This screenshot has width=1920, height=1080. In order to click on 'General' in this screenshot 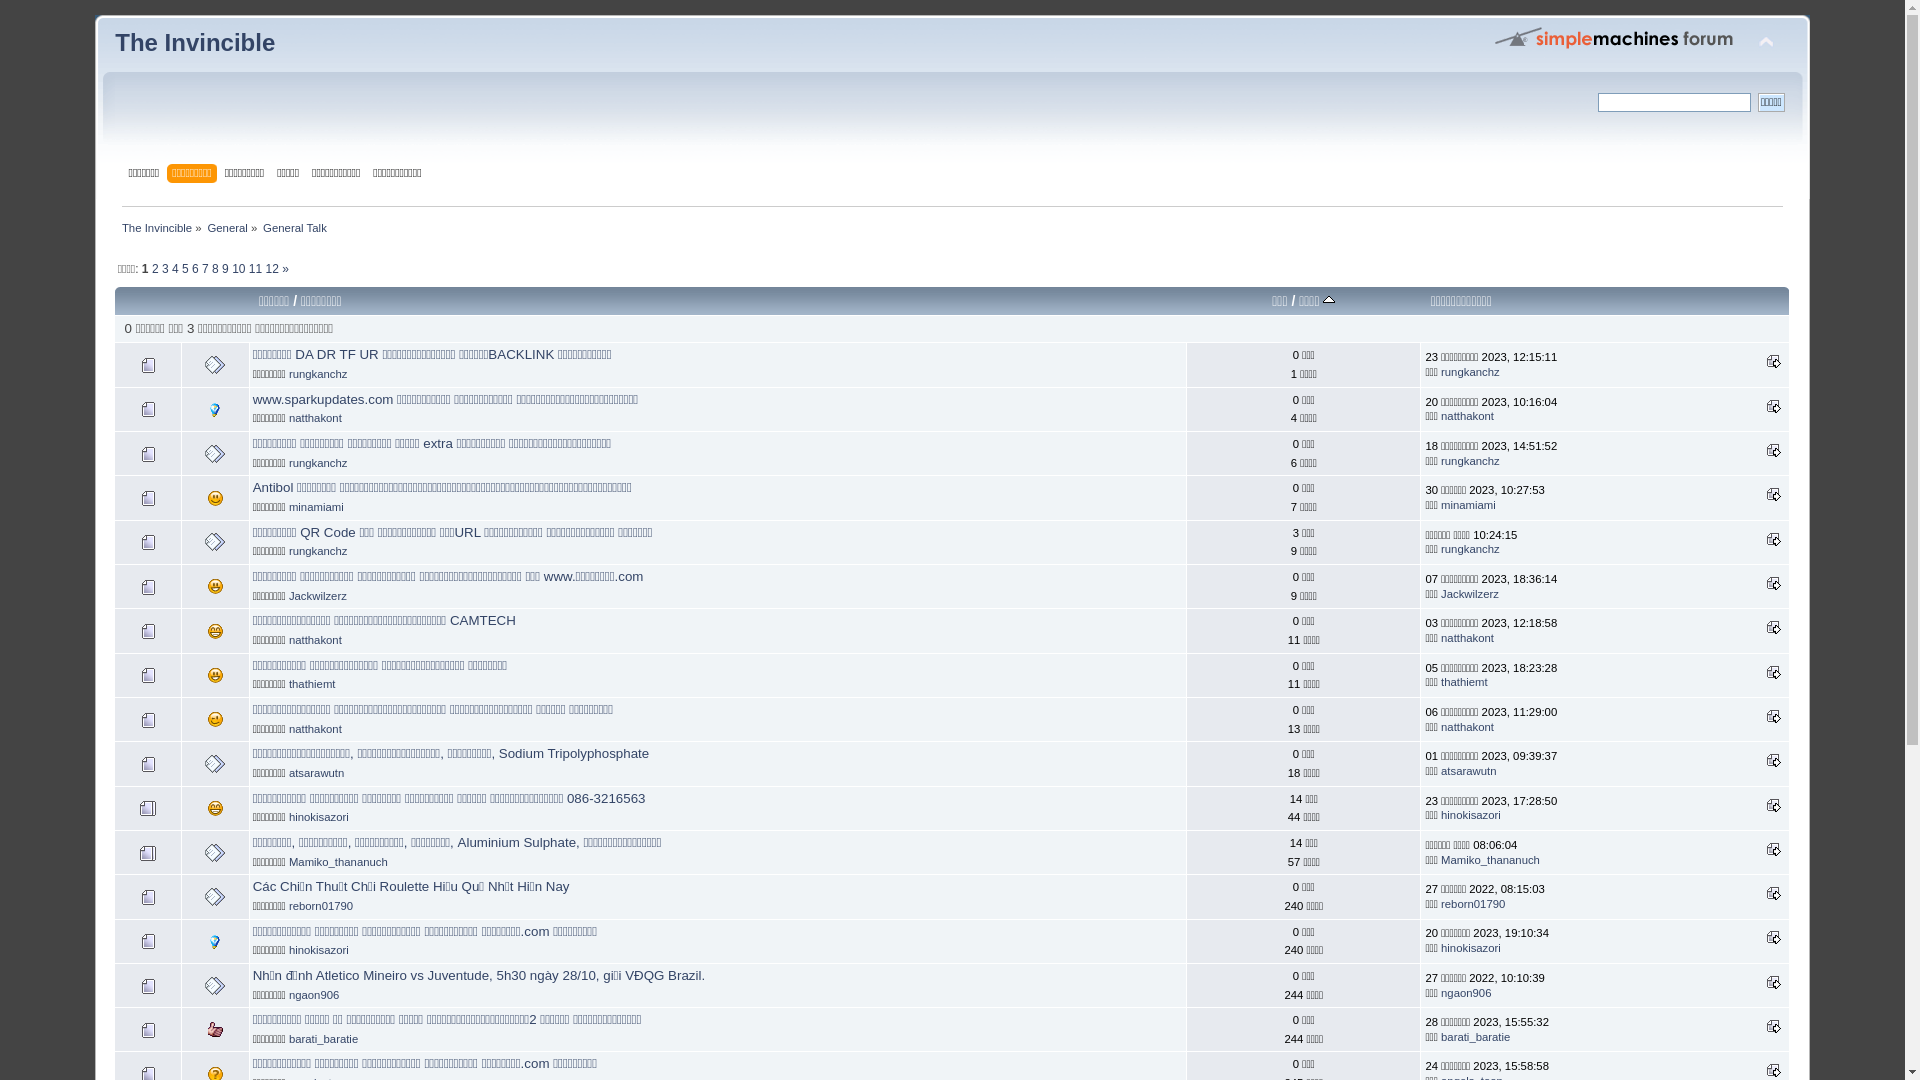, I will do `click(227, 226)`.